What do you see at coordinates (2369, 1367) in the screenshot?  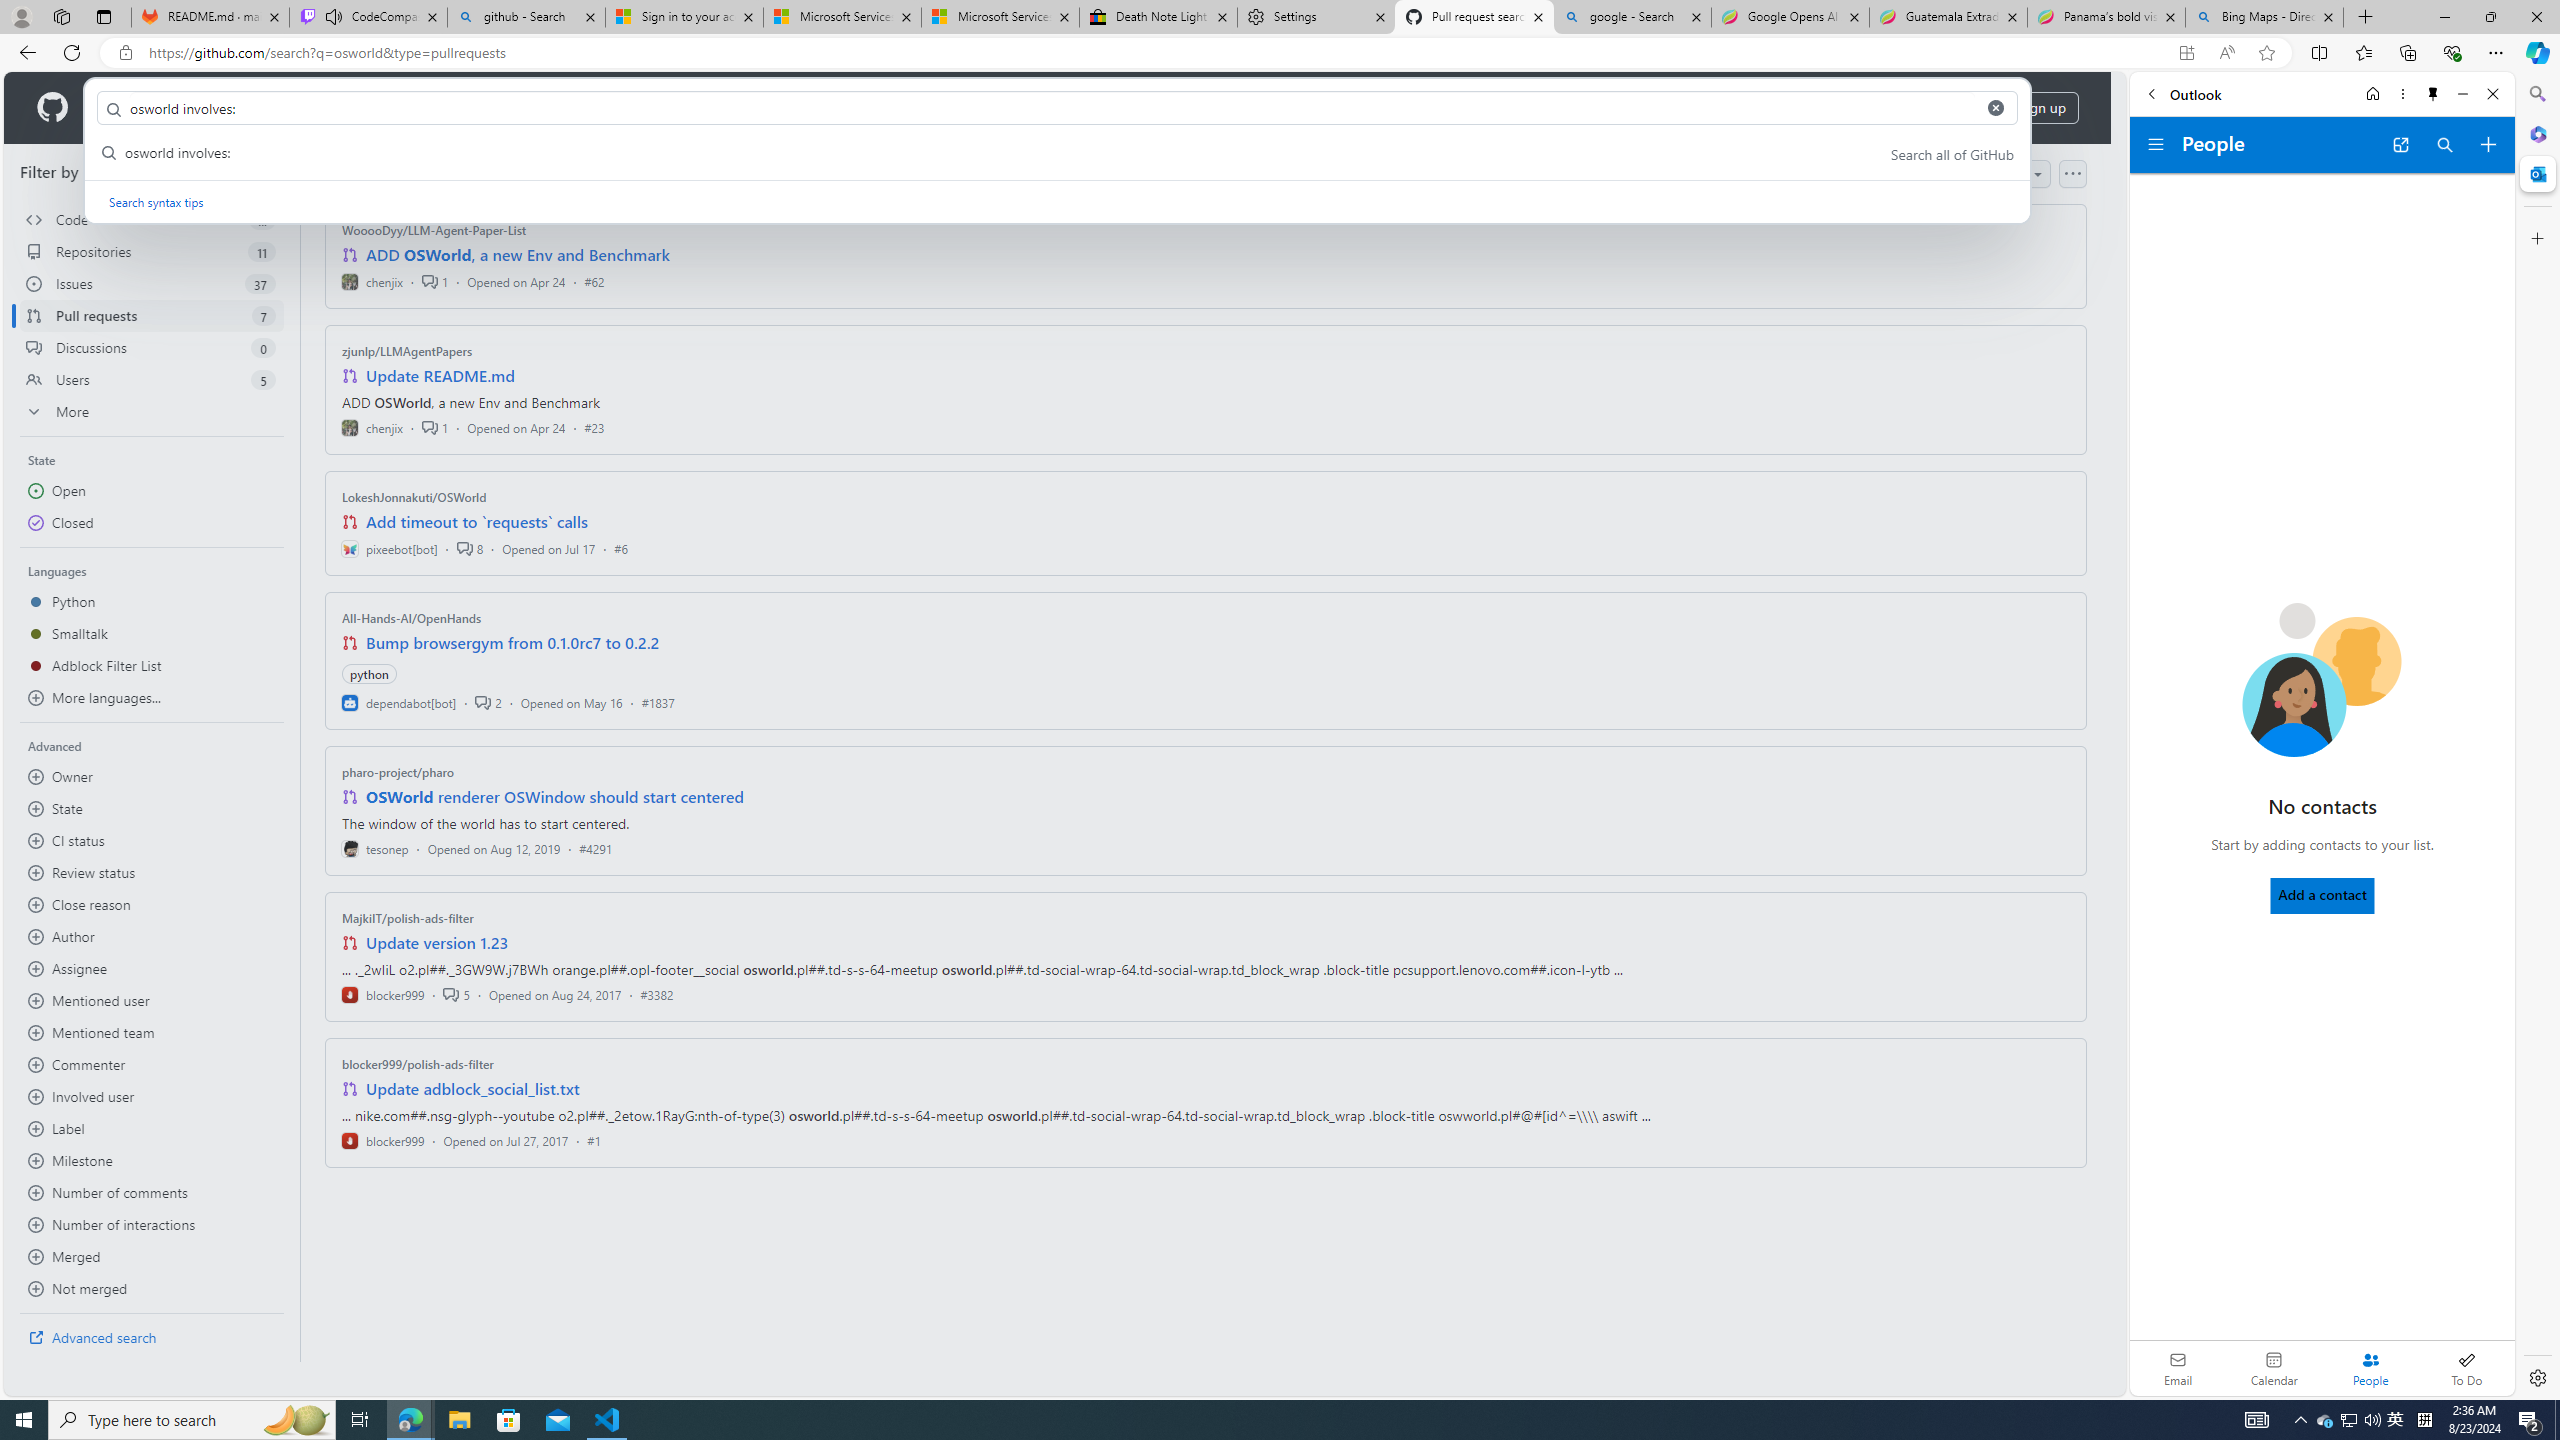 I see `'Selected people module'` at bounding box center [2369, 1367].